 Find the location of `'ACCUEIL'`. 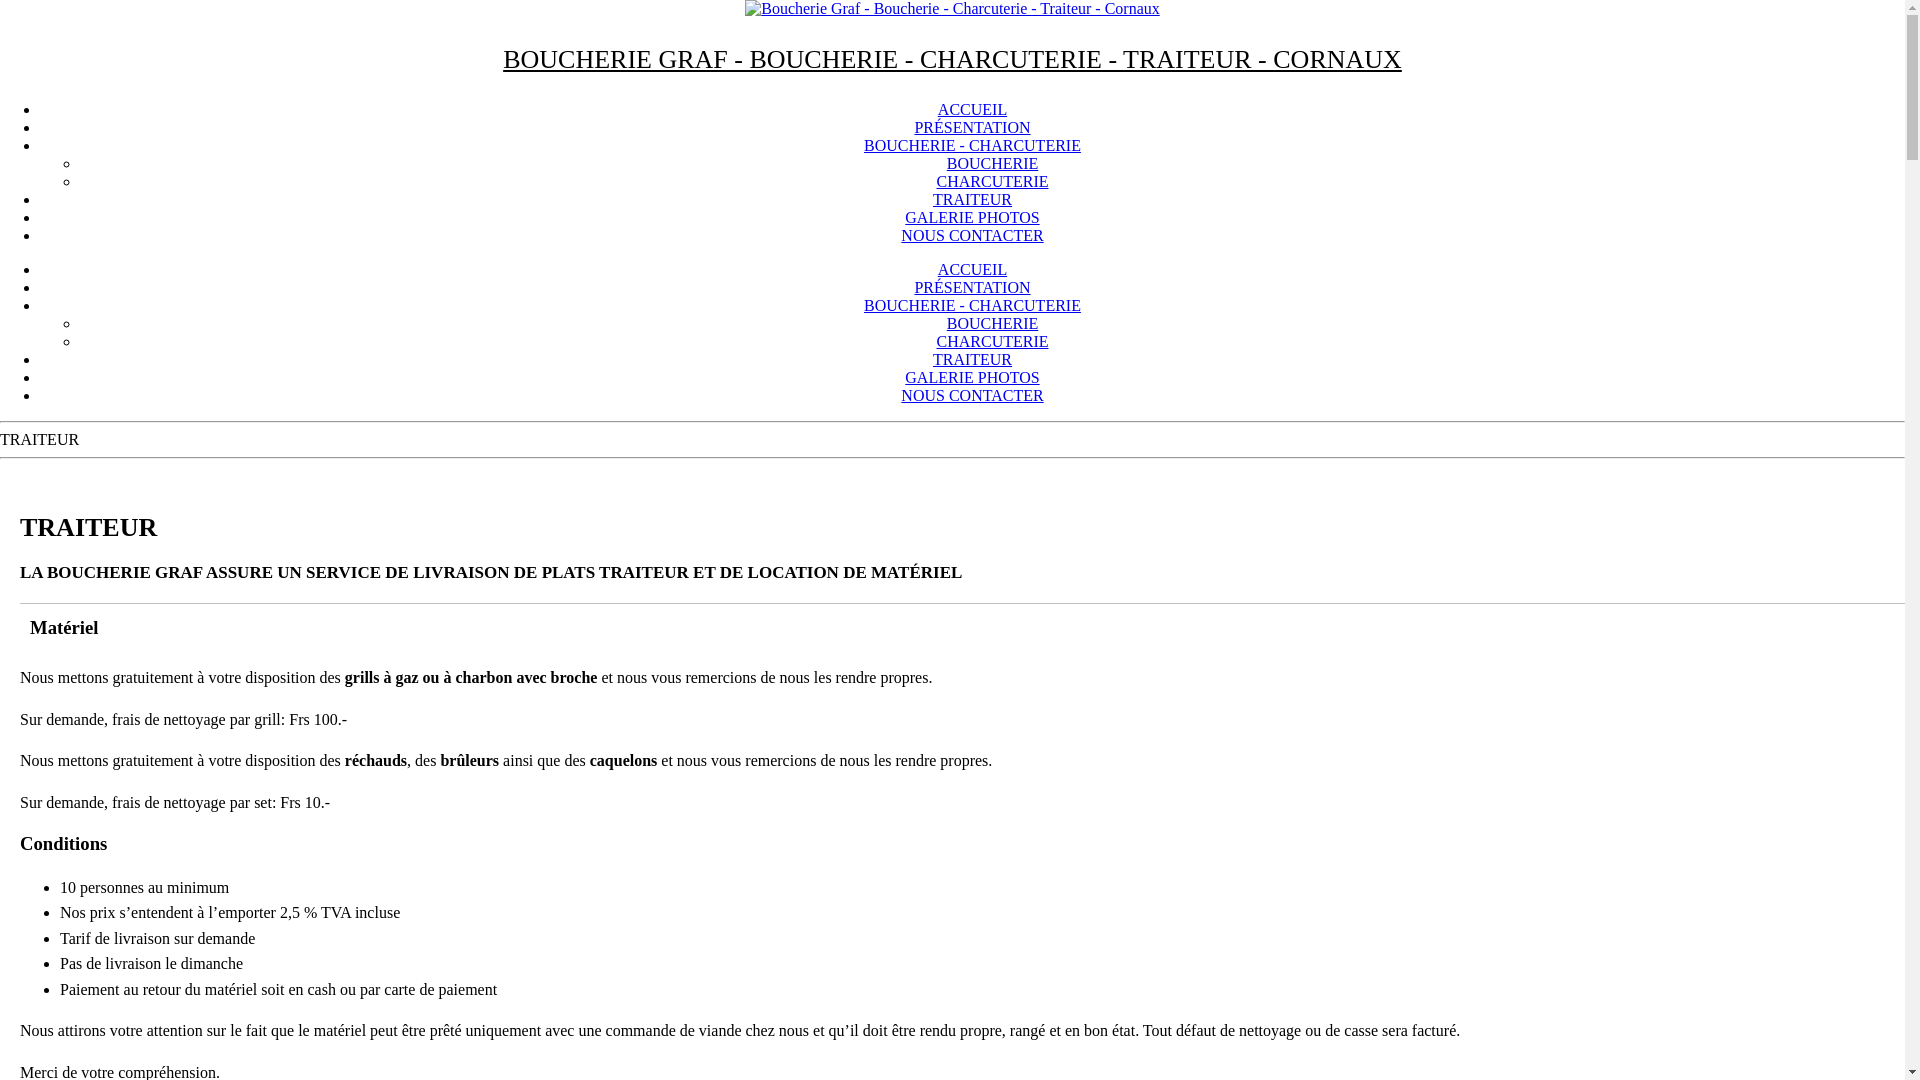

'ACCUEIL' is located at coordinates (972, 268).